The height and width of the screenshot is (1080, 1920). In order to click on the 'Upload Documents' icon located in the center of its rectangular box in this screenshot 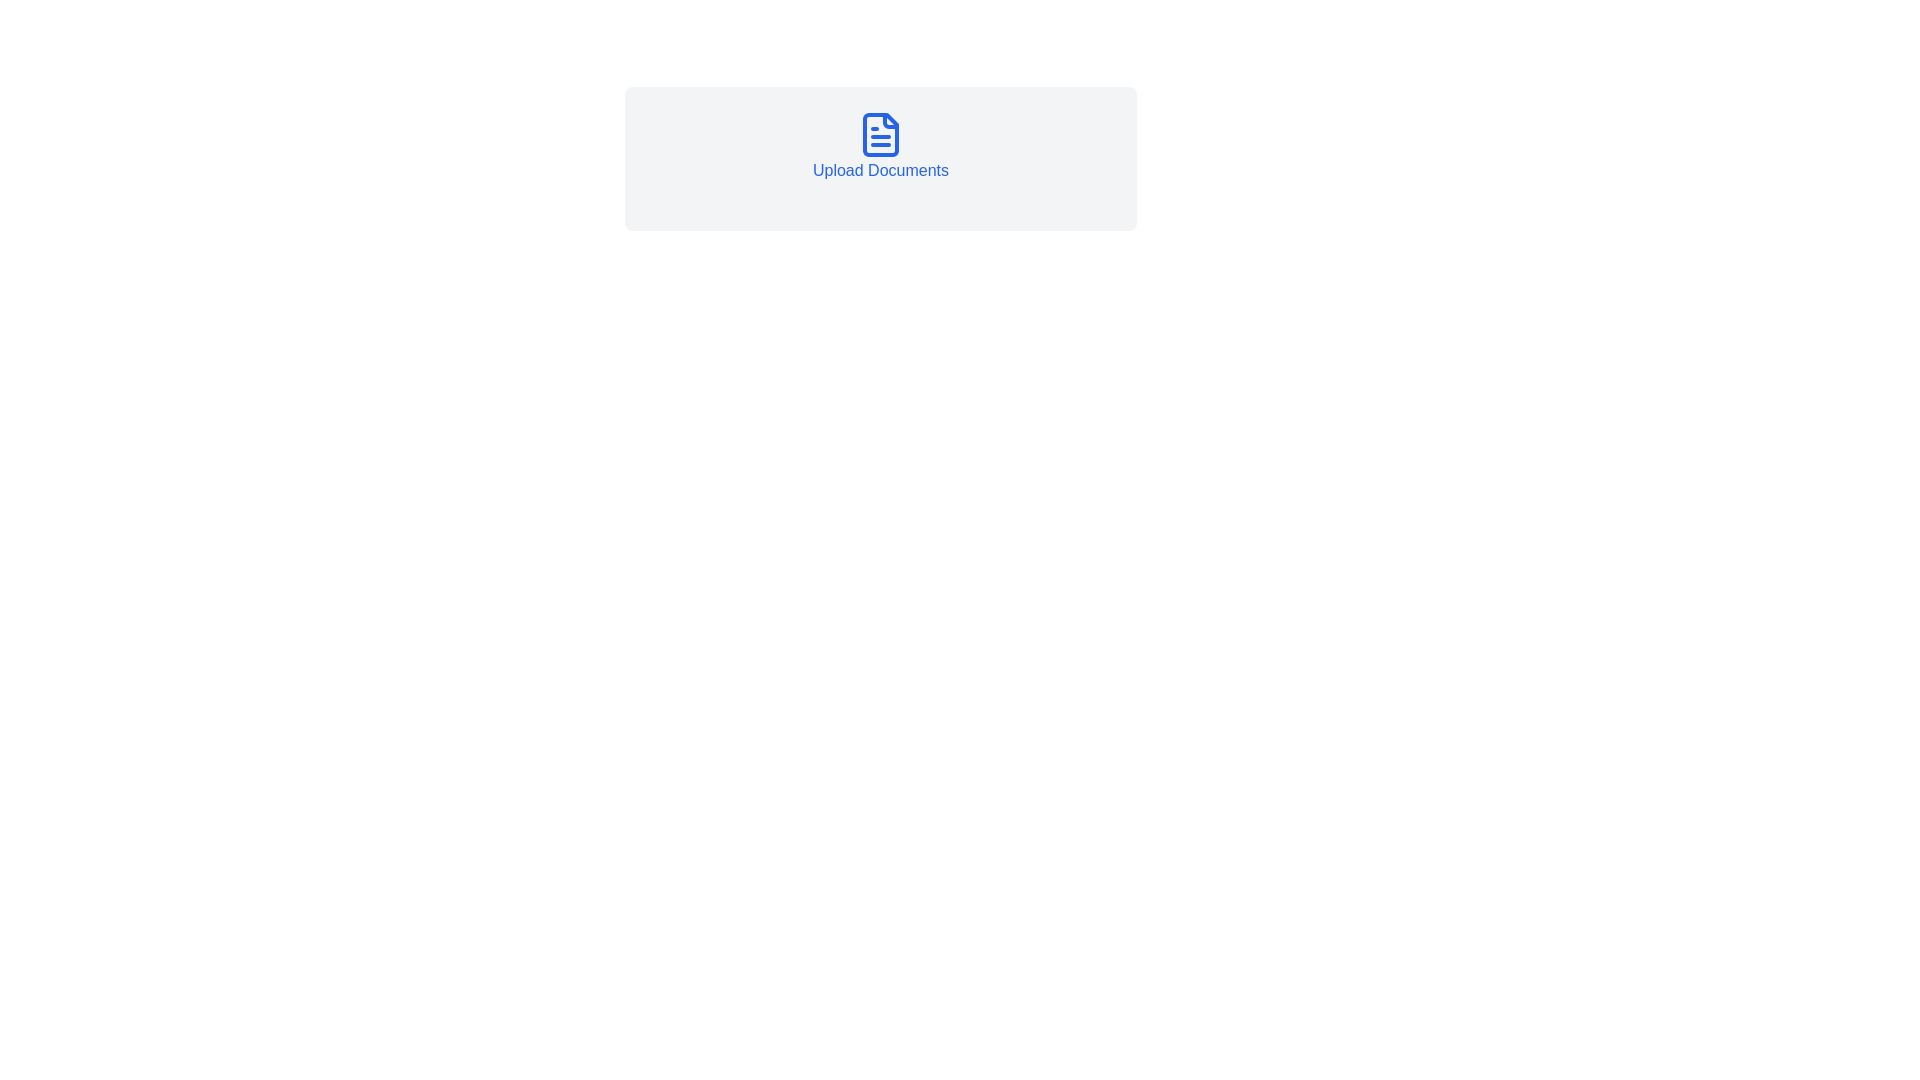, I will do `click(880, 135)`.